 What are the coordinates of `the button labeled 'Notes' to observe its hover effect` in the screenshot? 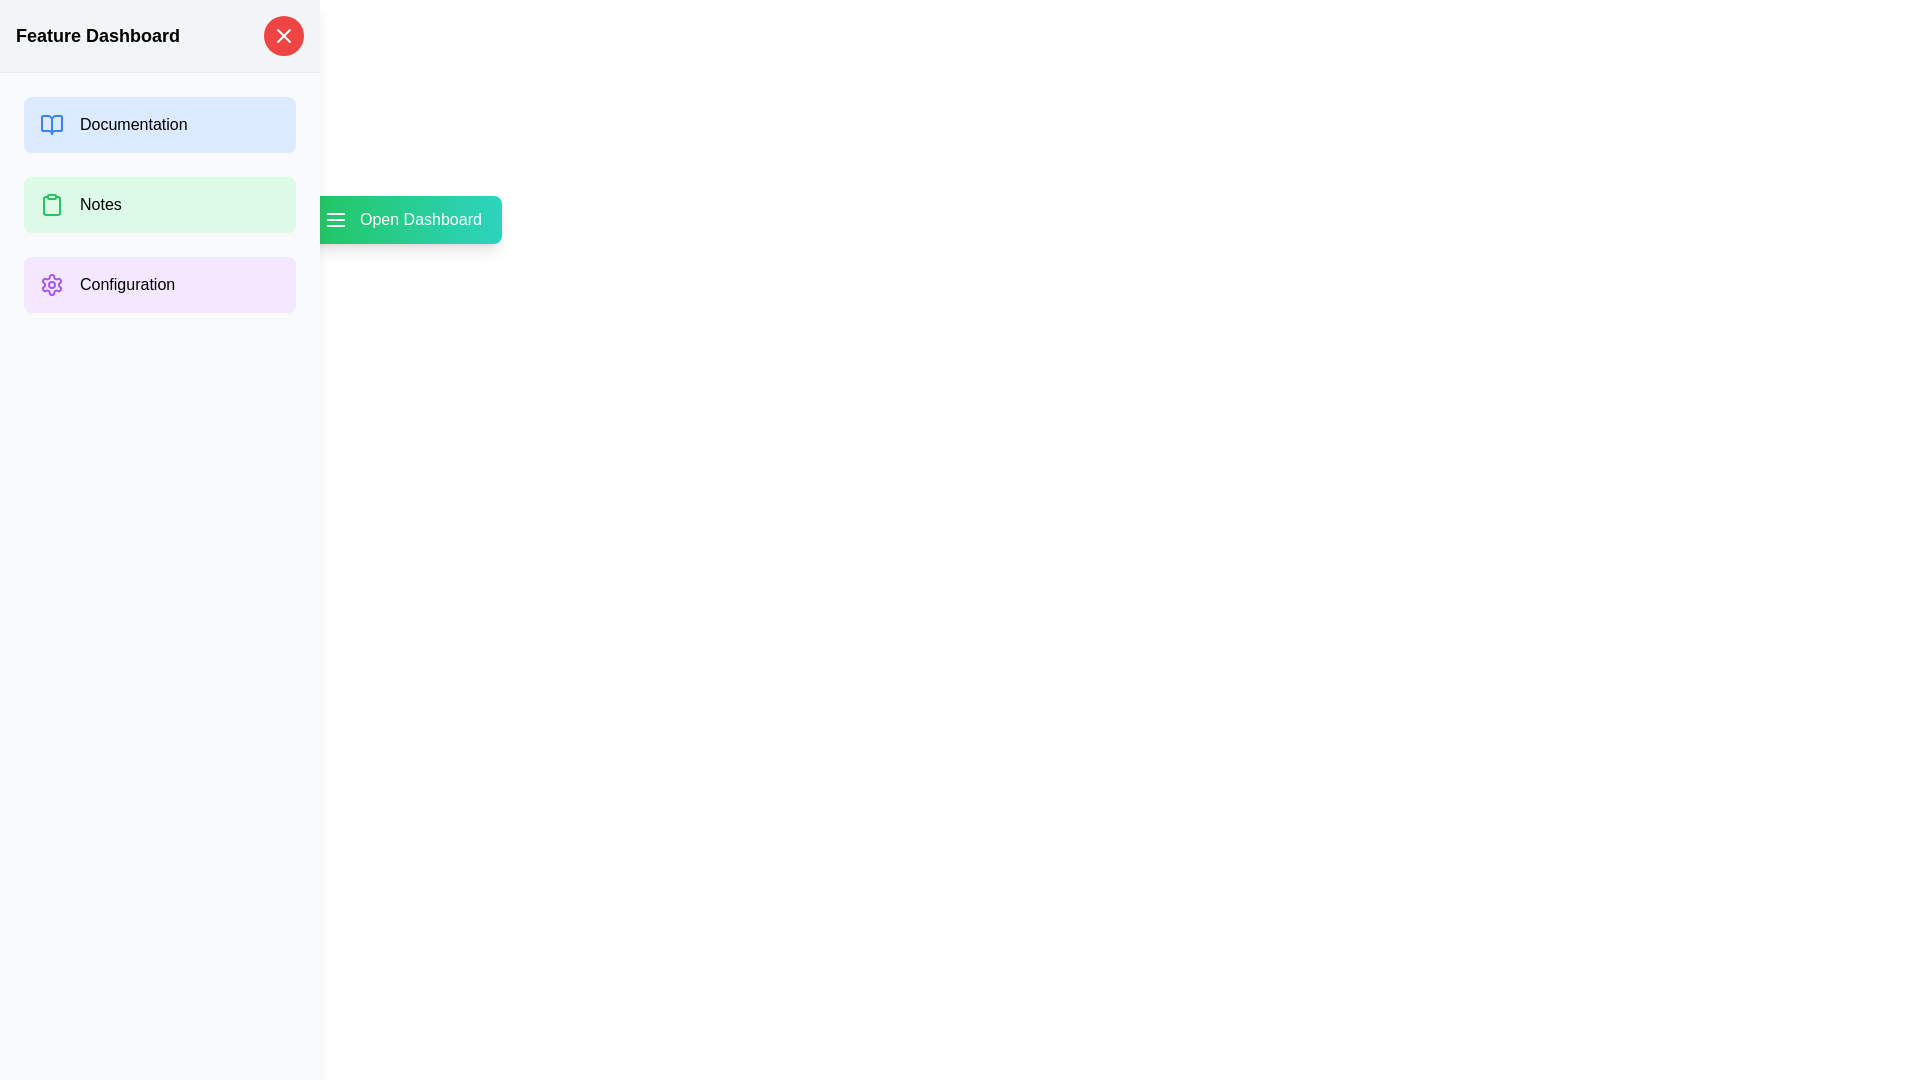 It's located at (158, 204).